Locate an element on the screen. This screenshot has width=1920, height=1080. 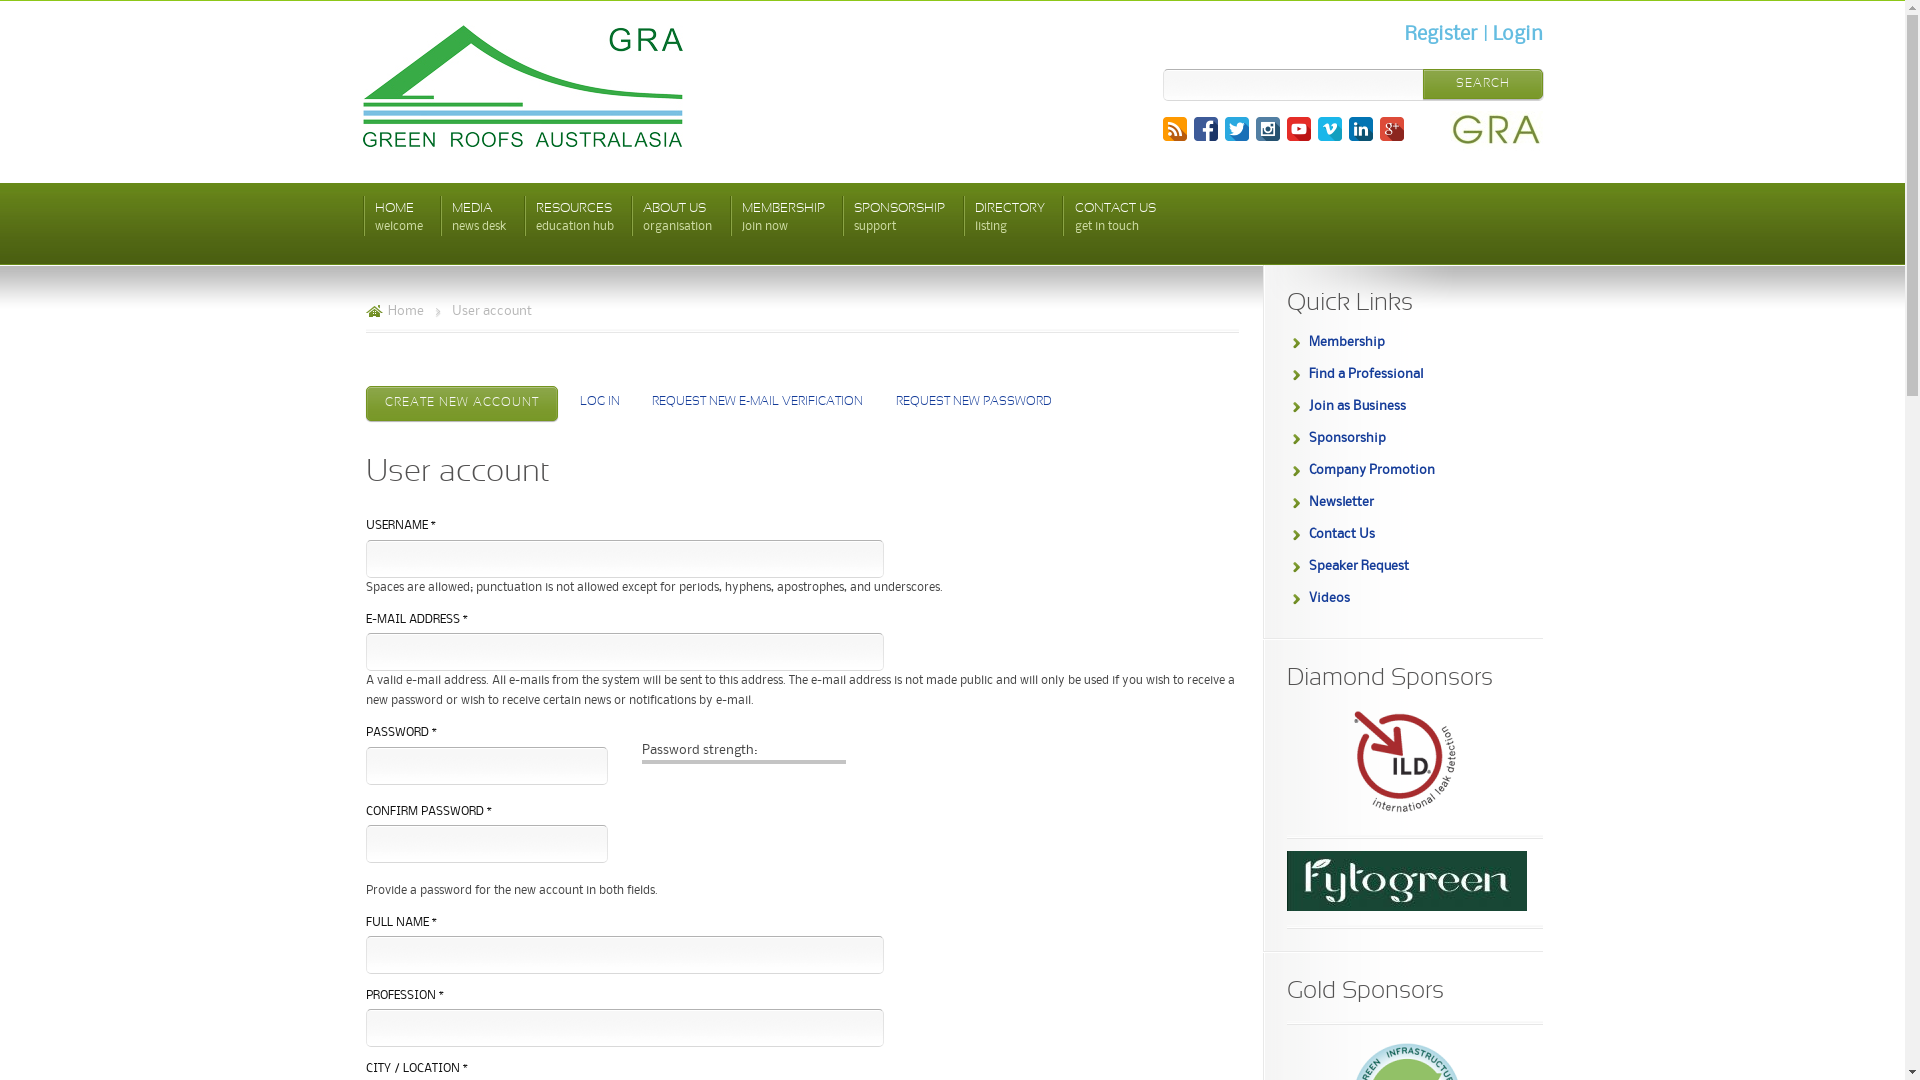
'LinkedIn' is located at coordinates (1362, 131).